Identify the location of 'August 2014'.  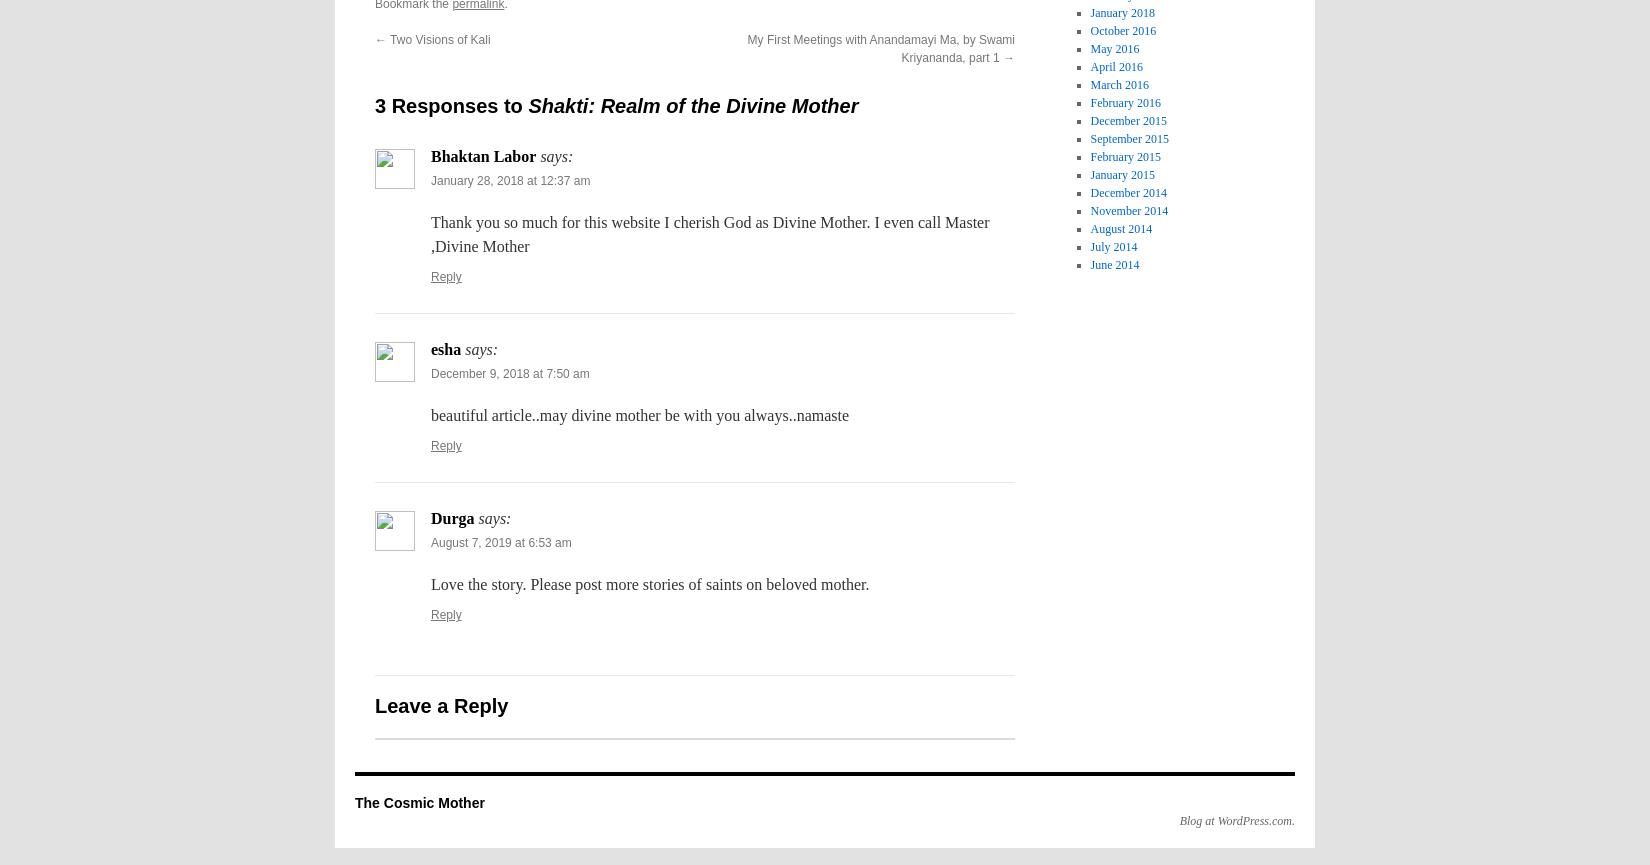
(1121, 227).